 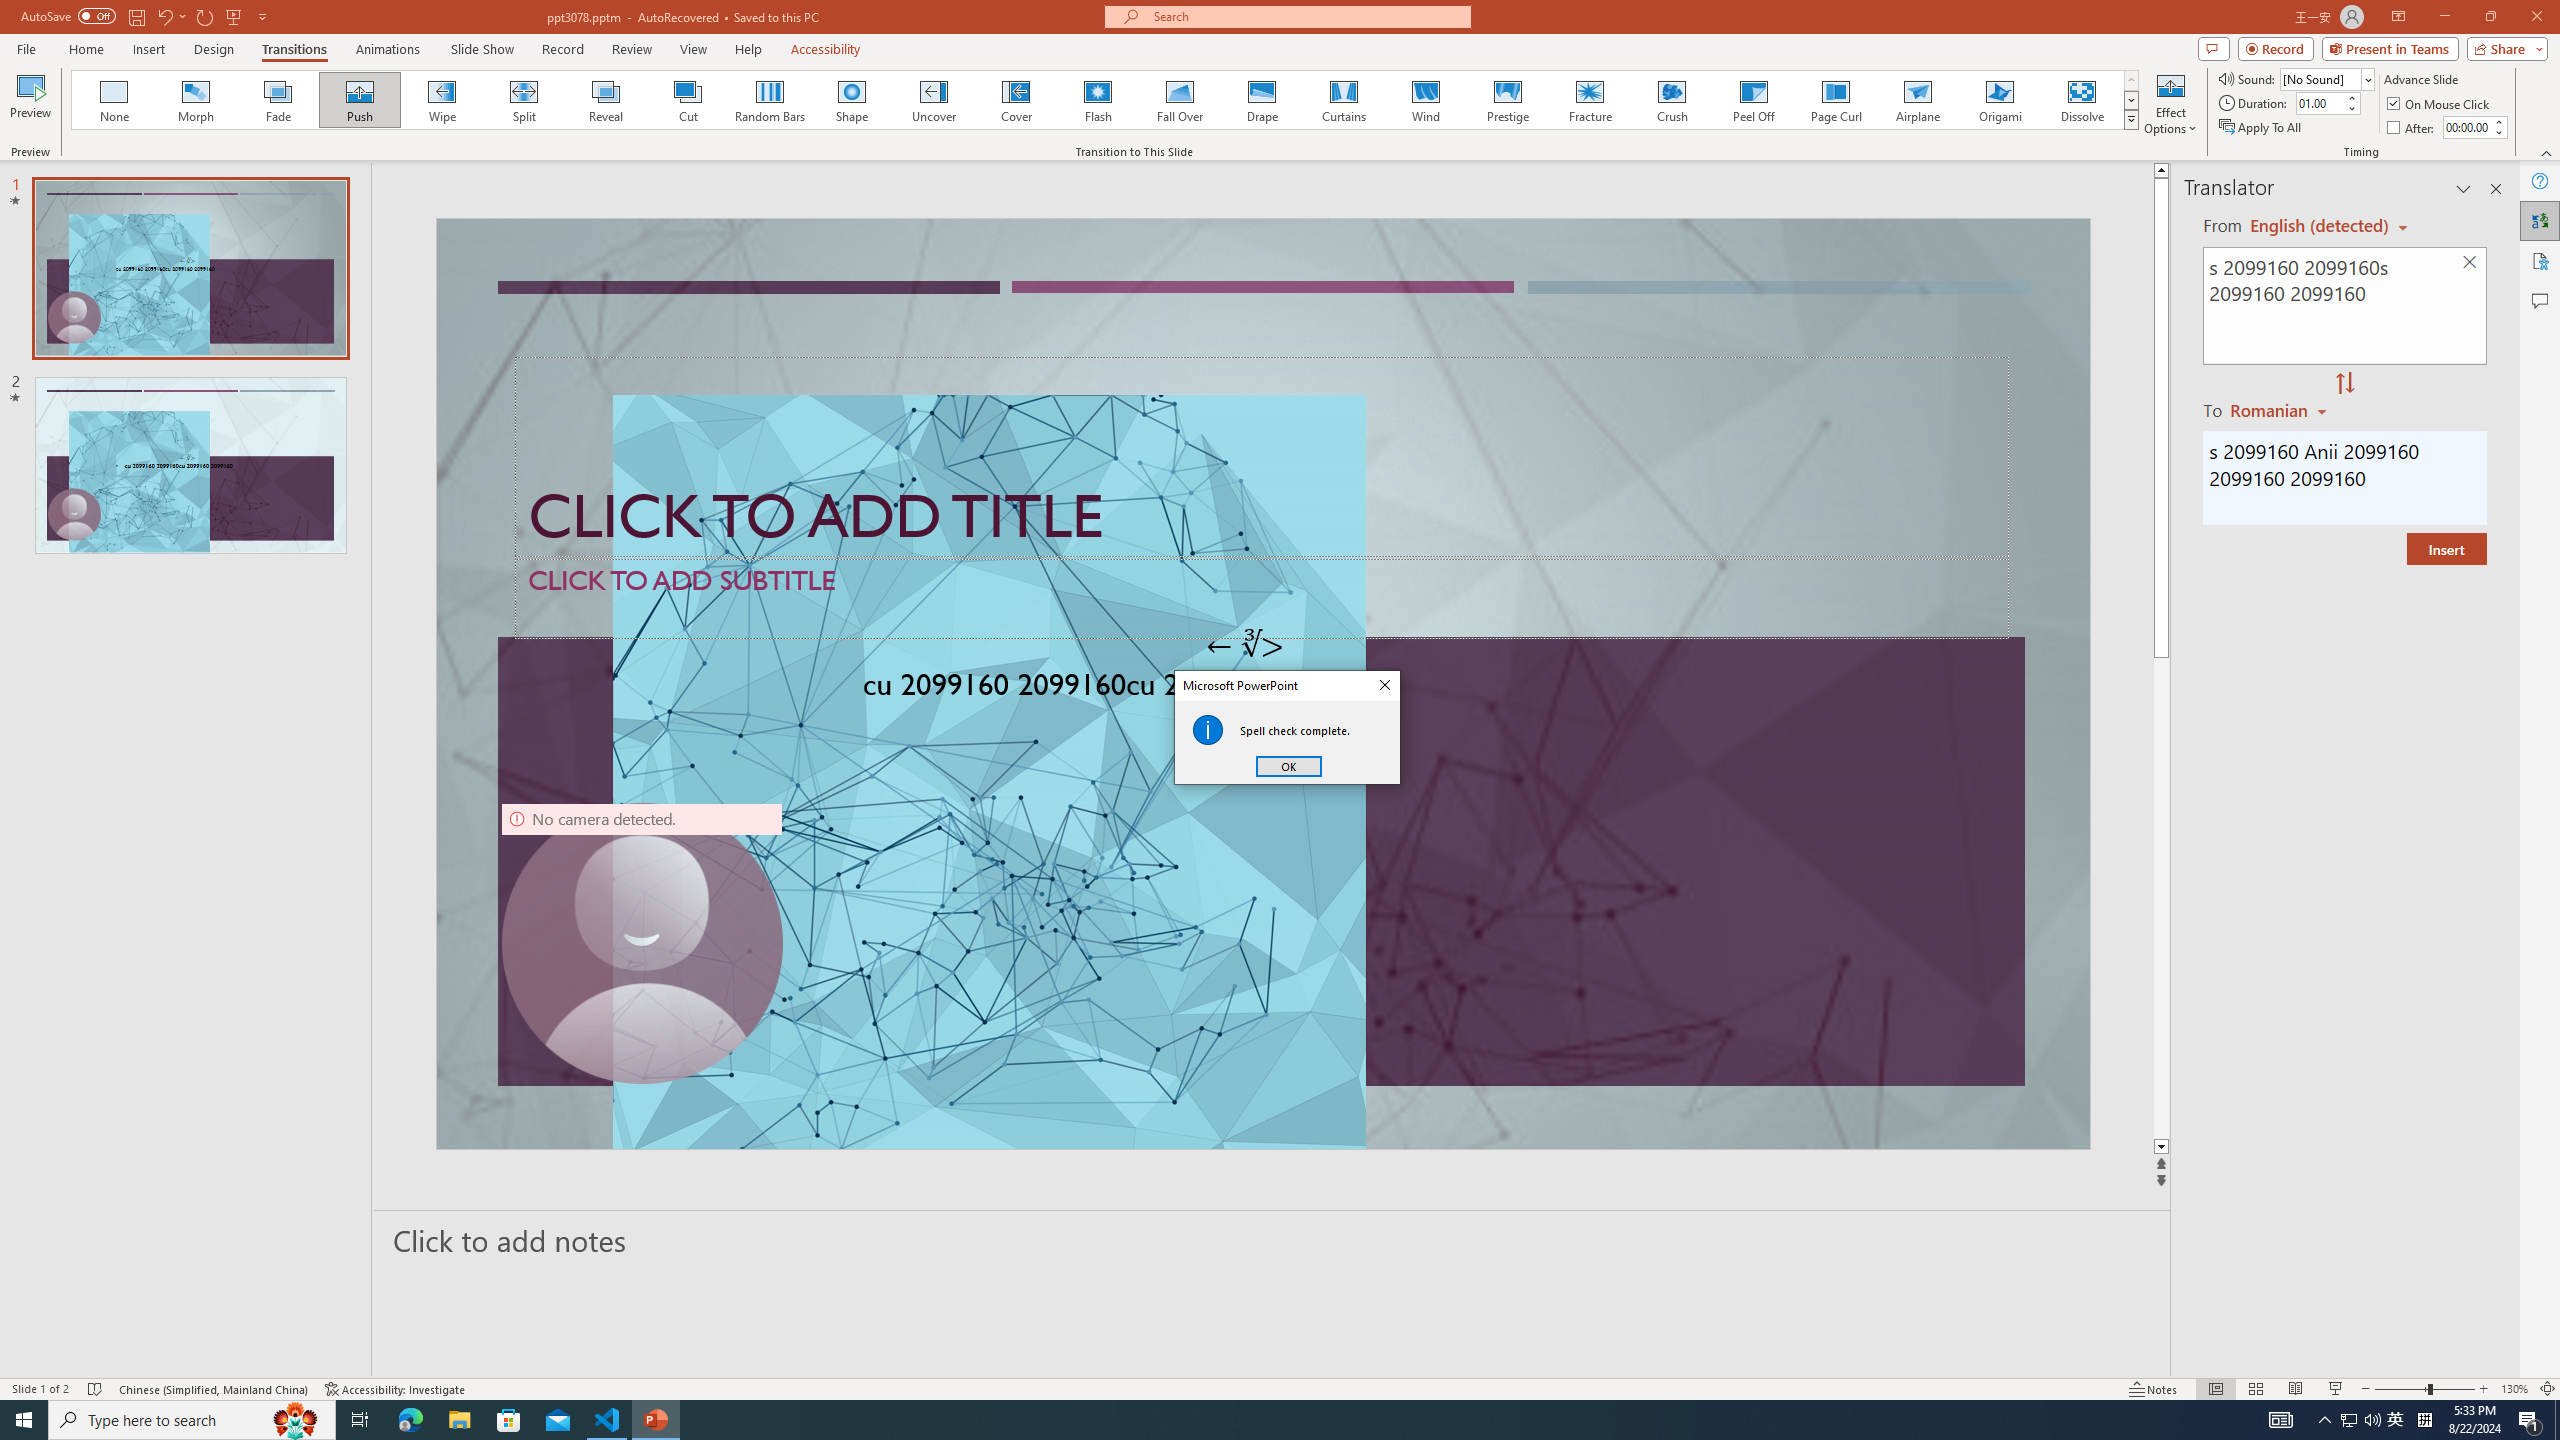 What do you see at coordinates (1261, 99) in the screenshot?
I see `'Drape'` at bounding box center [1261, 99].